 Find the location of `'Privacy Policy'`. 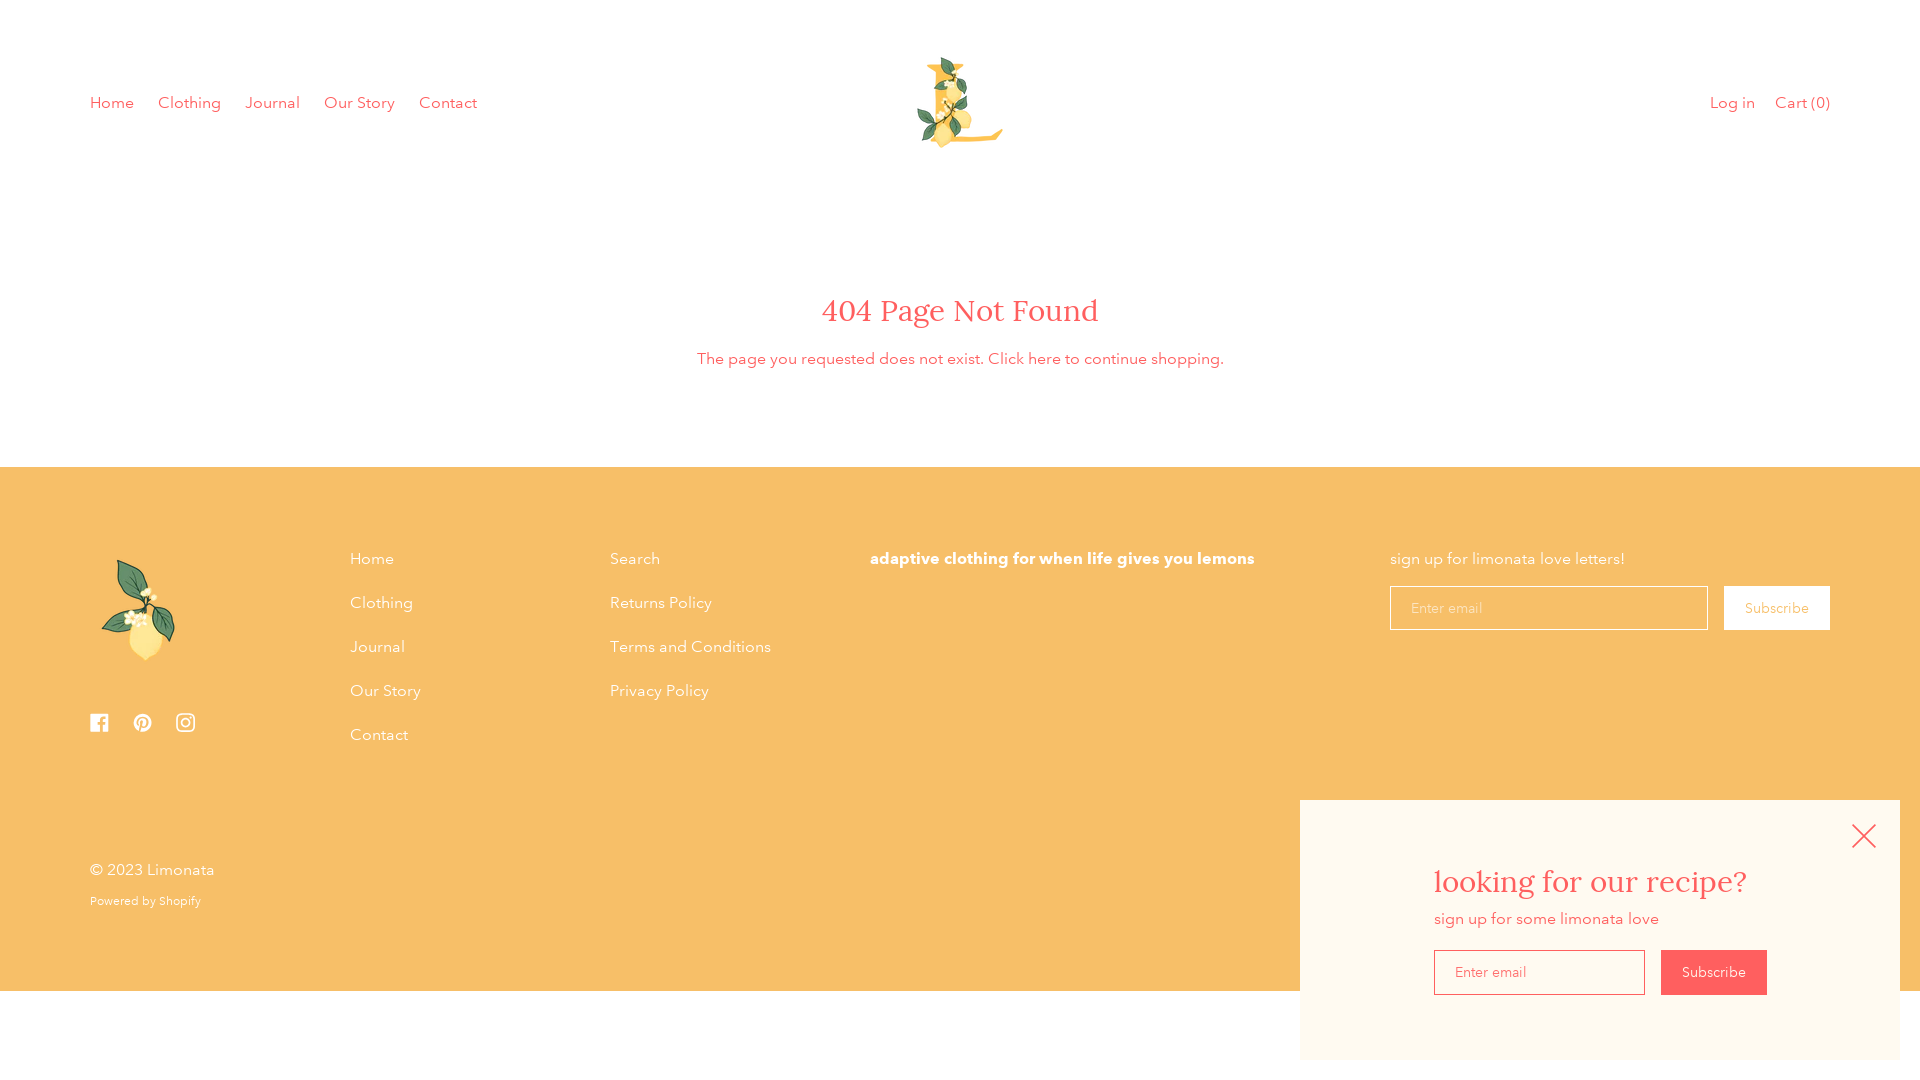

'Privacy Policy' is located at coordinates (659, 689).